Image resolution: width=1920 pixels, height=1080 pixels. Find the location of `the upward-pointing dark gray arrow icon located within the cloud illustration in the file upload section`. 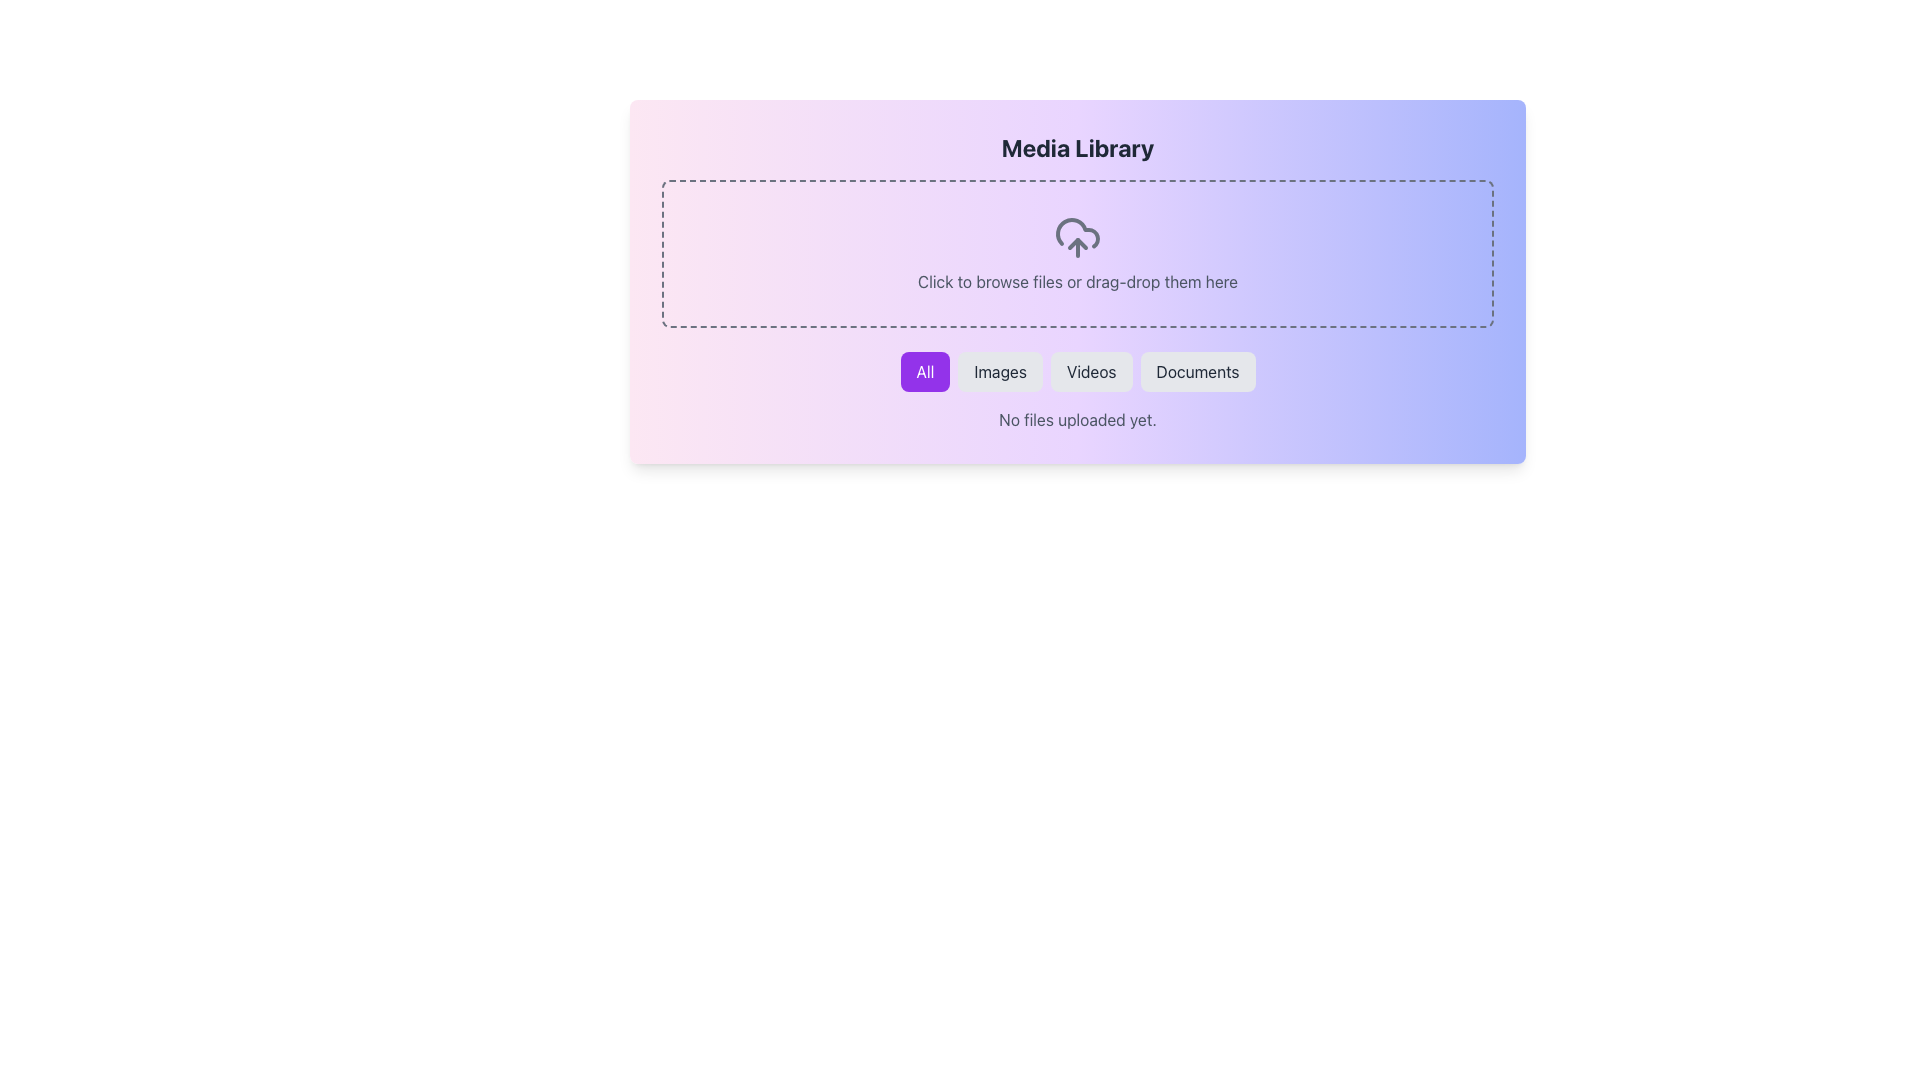

the upward-pointing dark gray arrow icon located within the cloud illustration in the file upload section is located at coordinates (1077, 242).